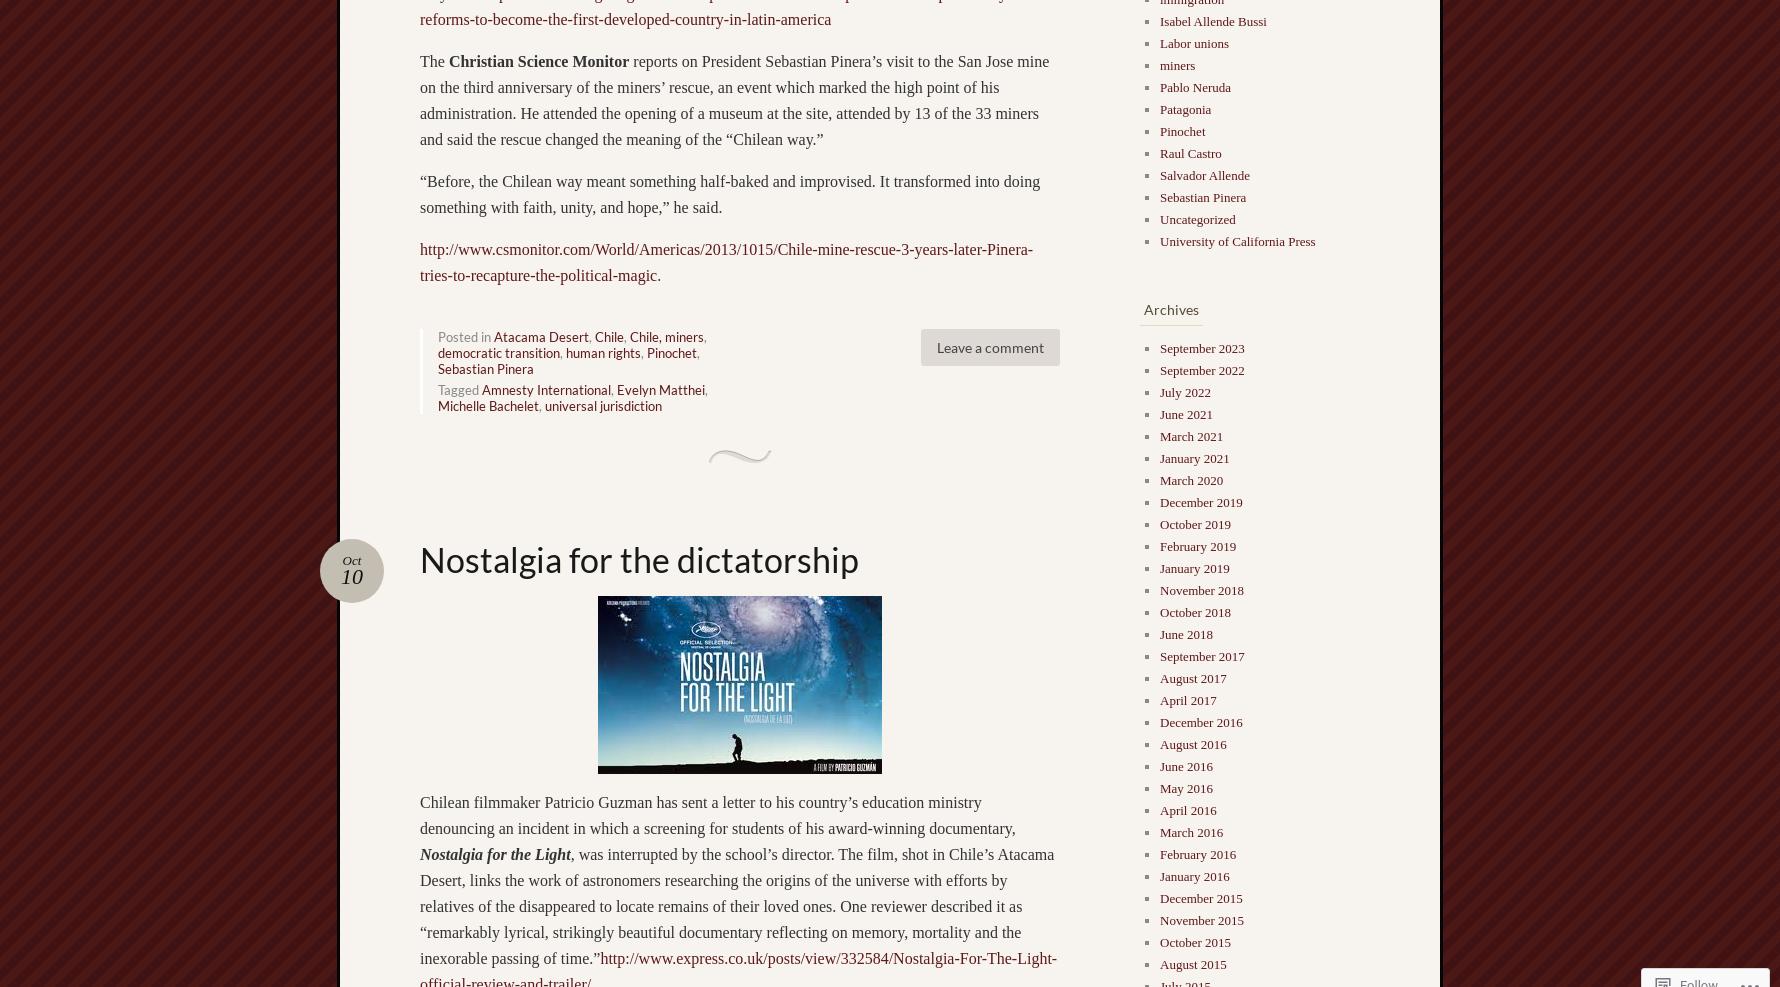 The height and width of the screenshot is (987, 1780). Describe the element at coordinates (1159, 919) in the screenshot. I see `'November 2015'` at that location.